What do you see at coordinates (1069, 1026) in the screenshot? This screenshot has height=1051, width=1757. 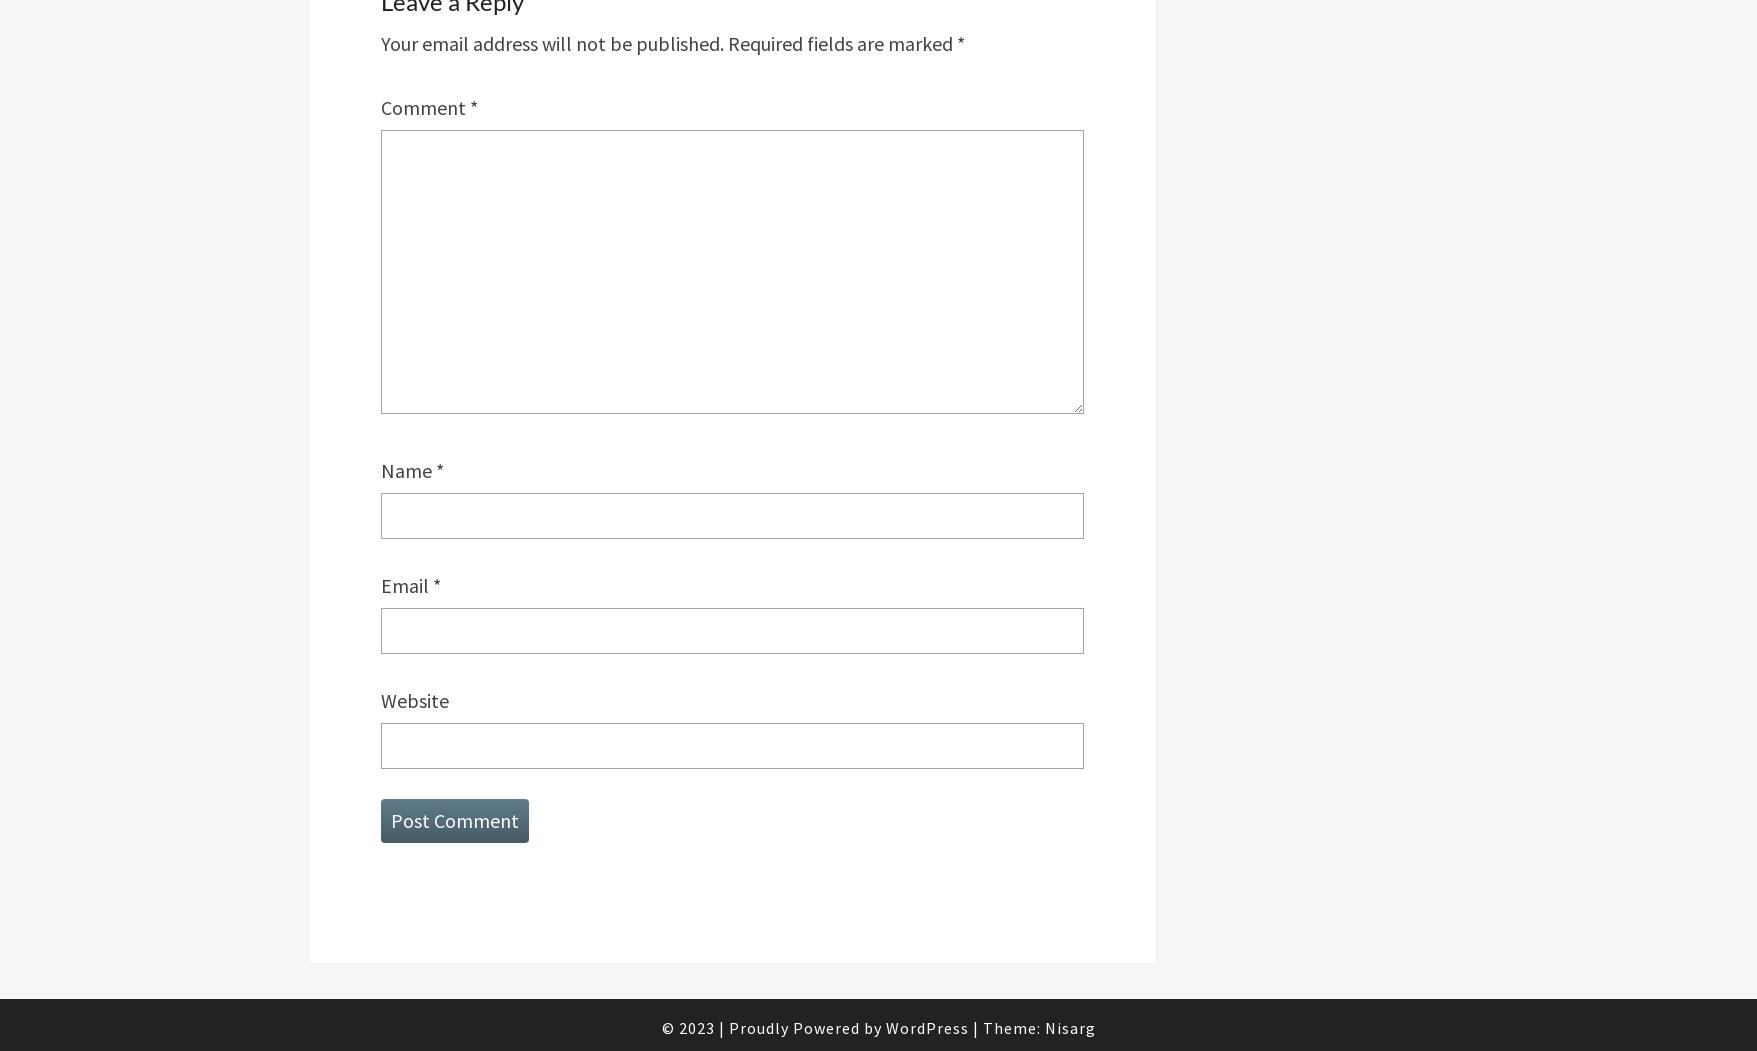 I see `'Nisarg'` at bounding box center [1069, 1026].